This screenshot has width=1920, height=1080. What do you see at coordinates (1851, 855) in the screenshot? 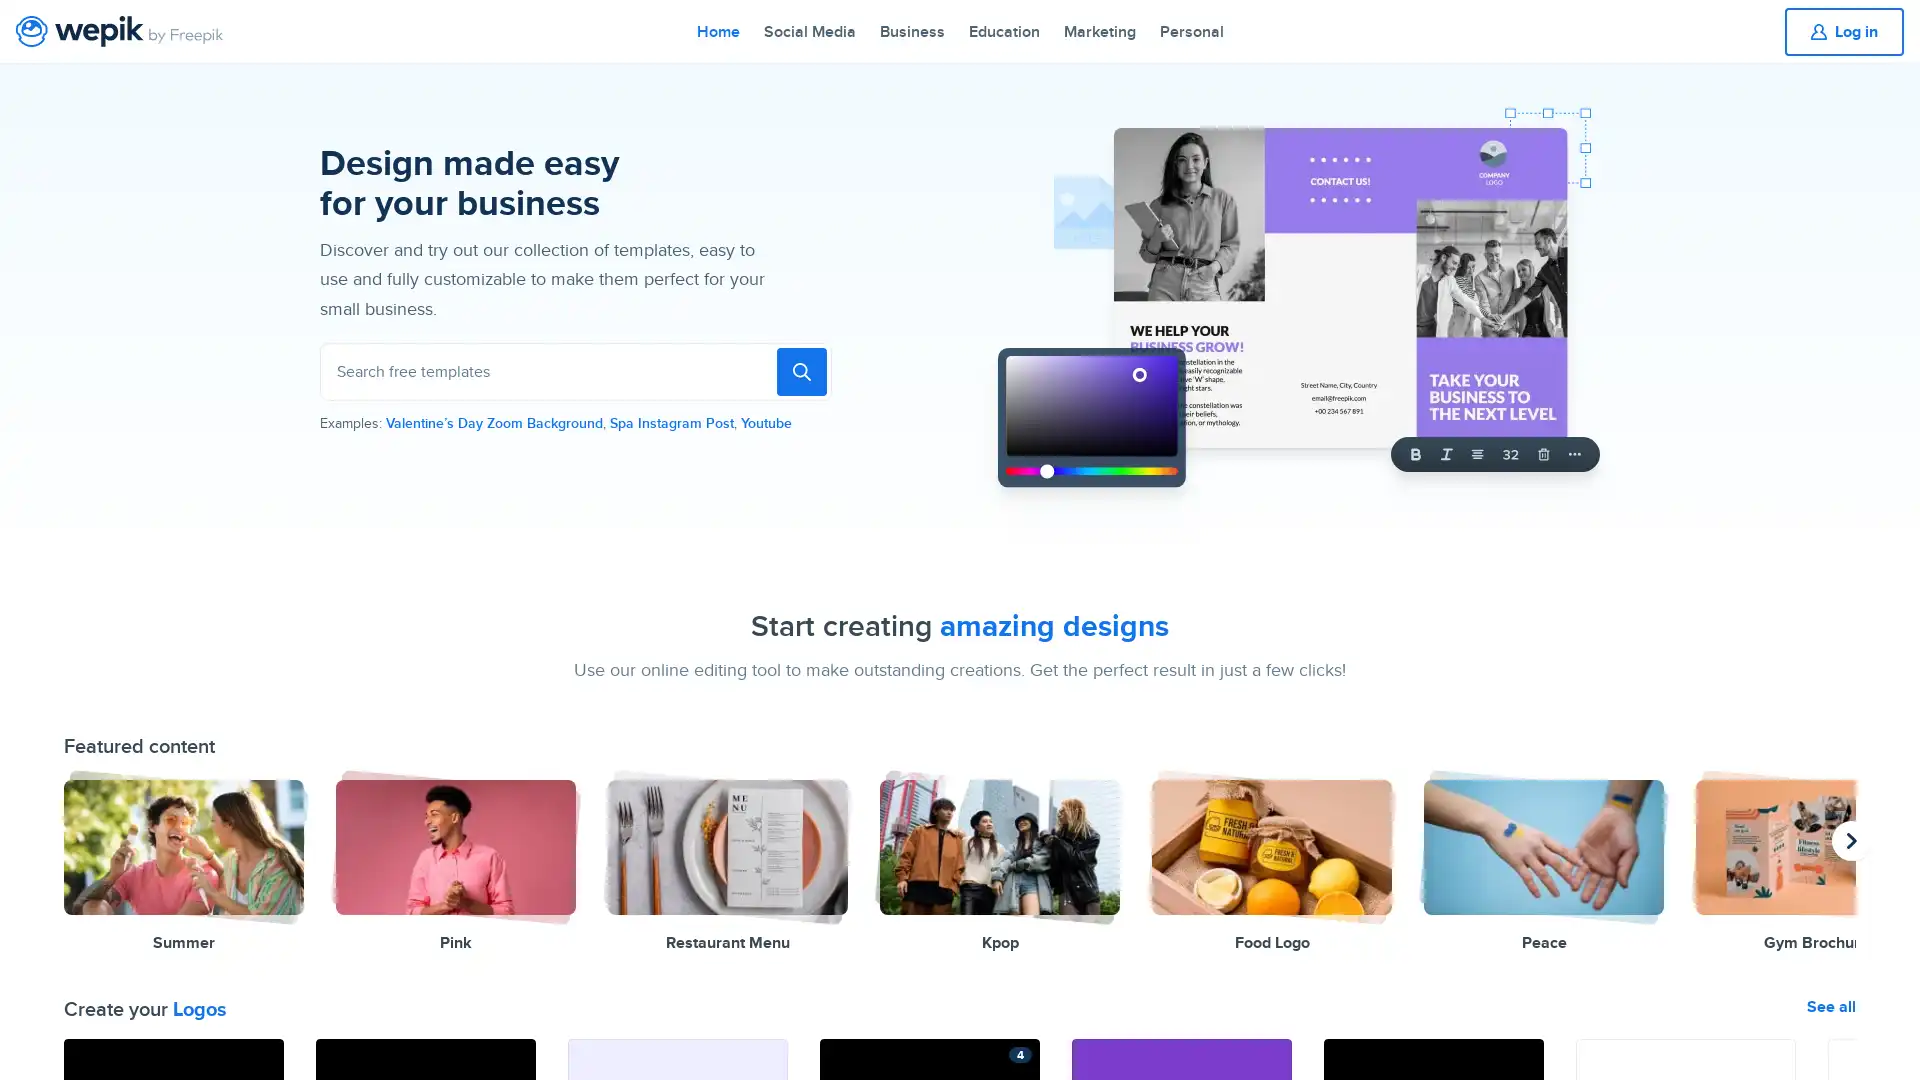
I see `previous presentation` at bounding box center [1851, 855].